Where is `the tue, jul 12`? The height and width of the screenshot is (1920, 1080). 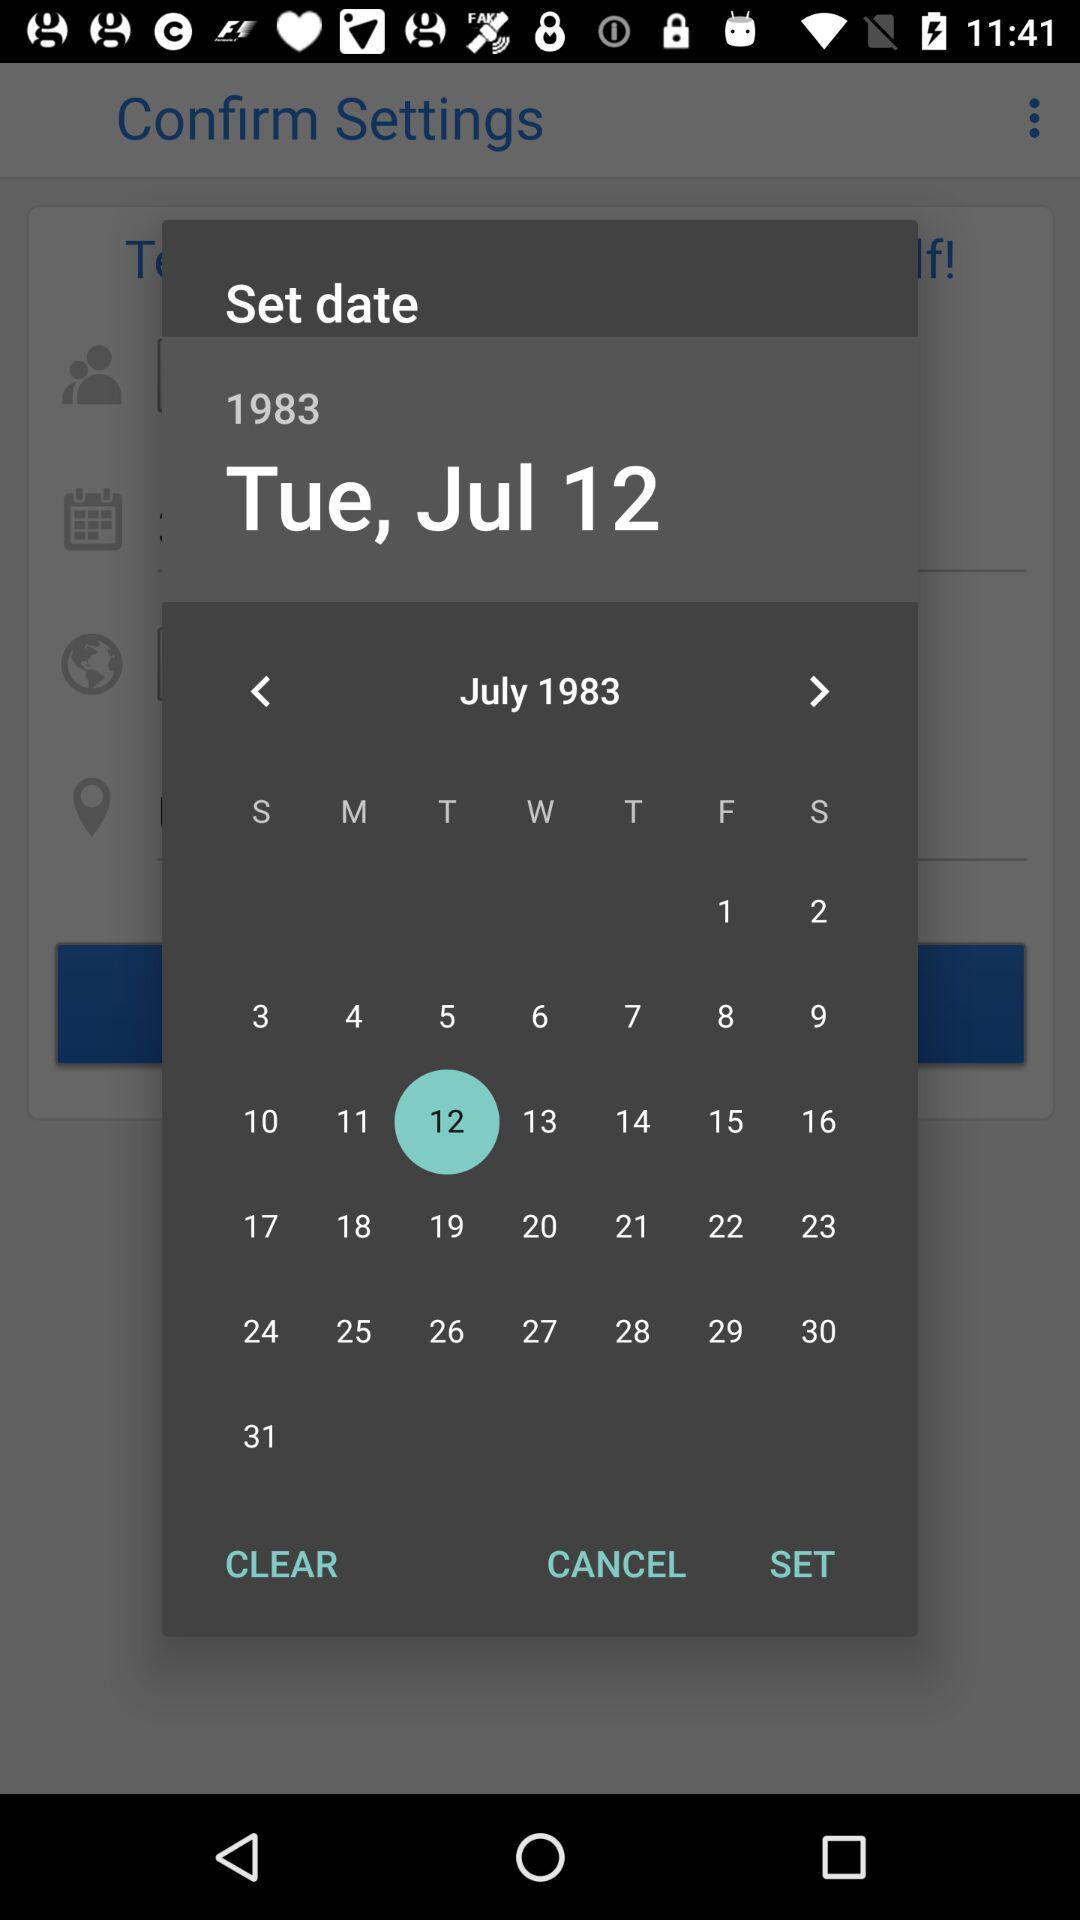
the tue, jul 12 is located at coordinates (442, 495).